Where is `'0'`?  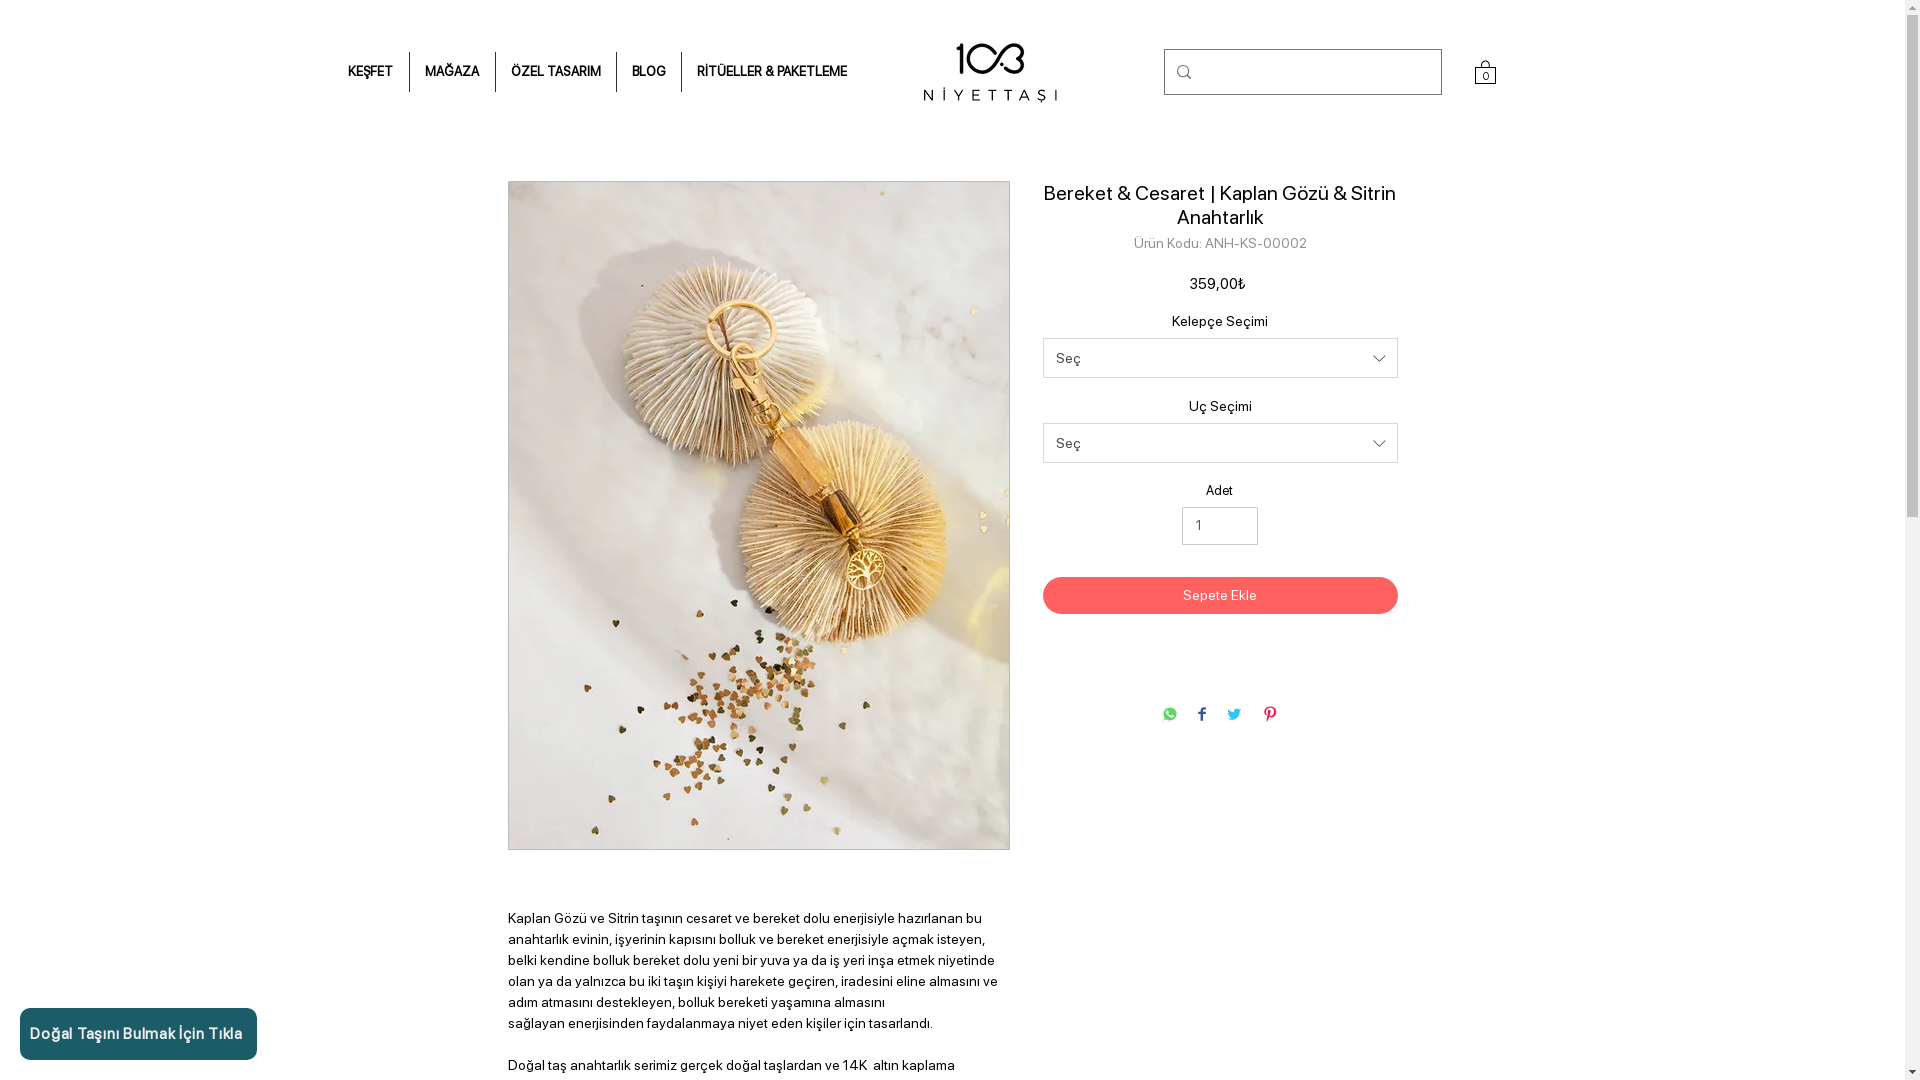
'0' is located at coordinates (1484, 70).